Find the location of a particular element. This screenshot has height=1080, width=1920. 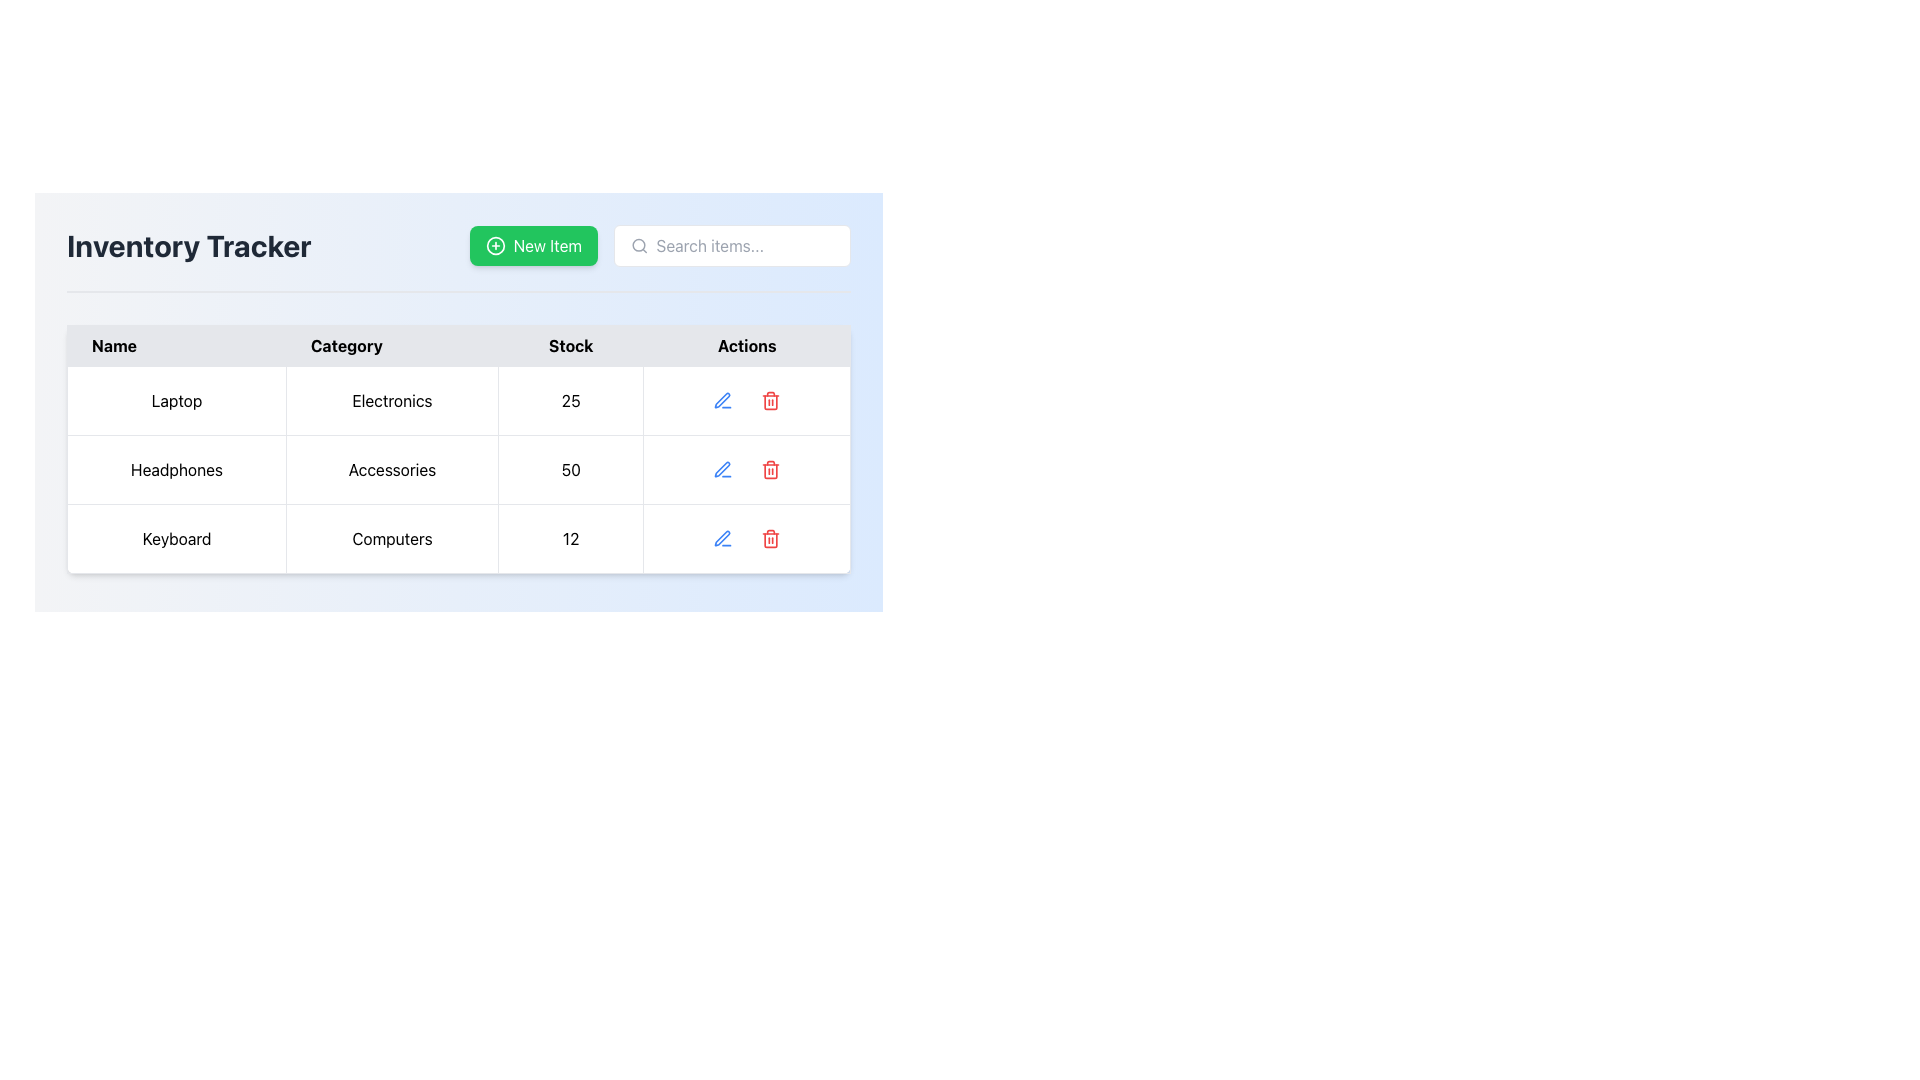

the red trash bin icon in the second row of the table's 'Actions' column to initiate deletion is located at coordinates (770, 401).